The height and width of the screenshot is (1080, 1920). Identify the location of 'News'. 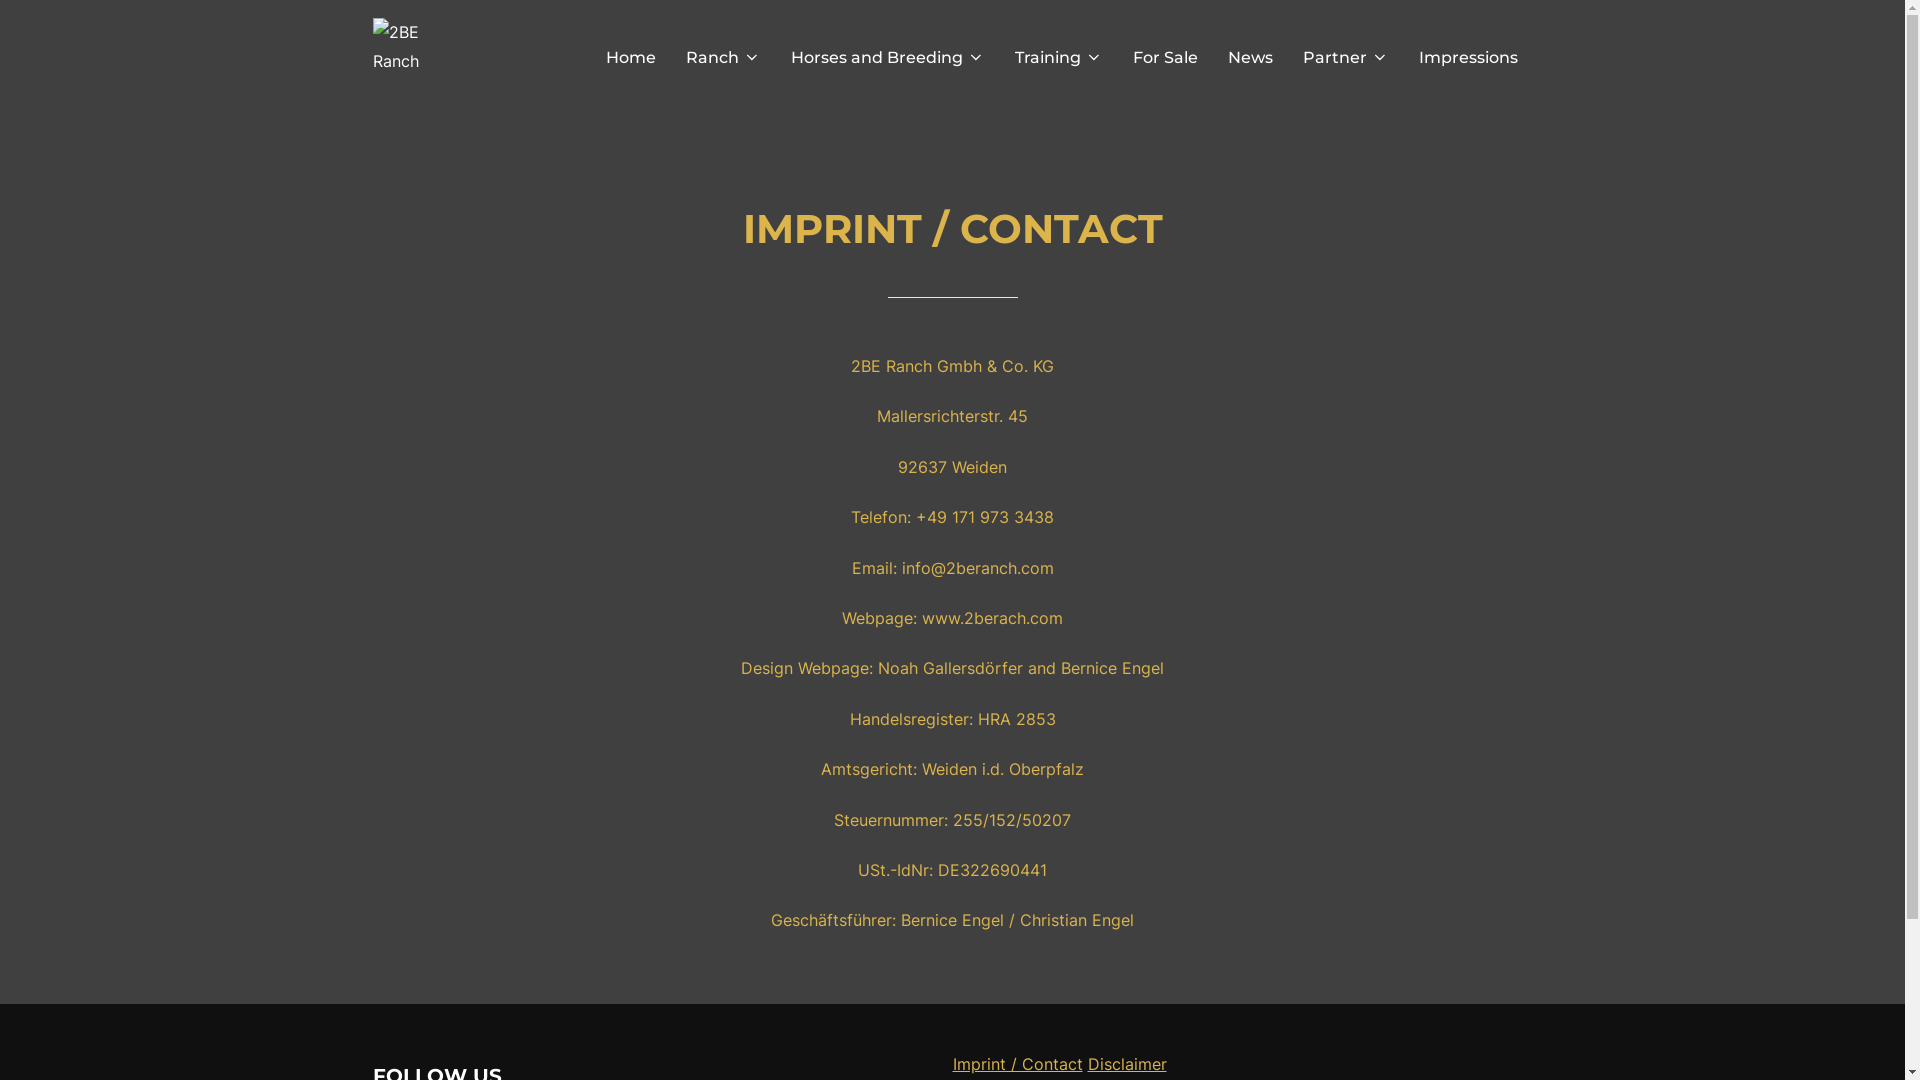
(1249, 56).